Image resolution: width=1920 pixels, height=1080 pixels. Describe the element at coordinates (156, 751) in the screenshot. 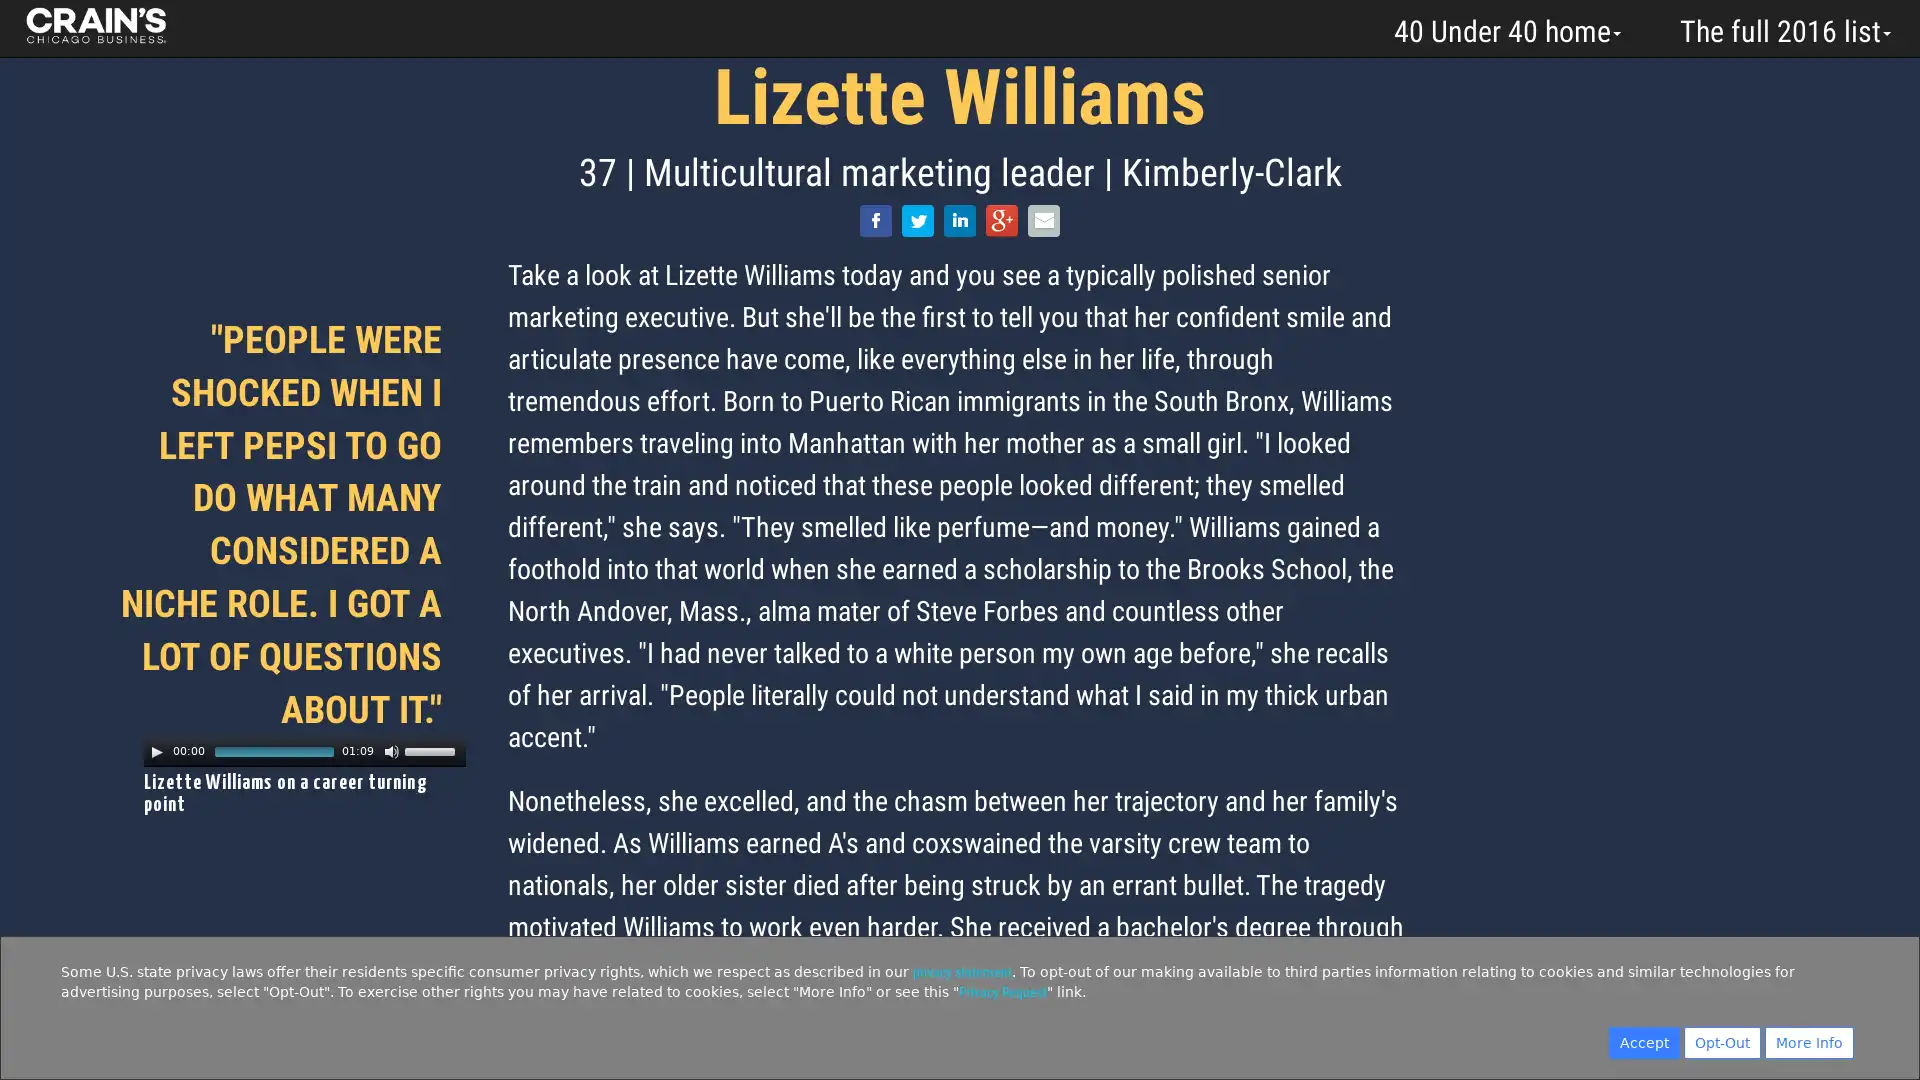

I see `Play/Pause` at that location.